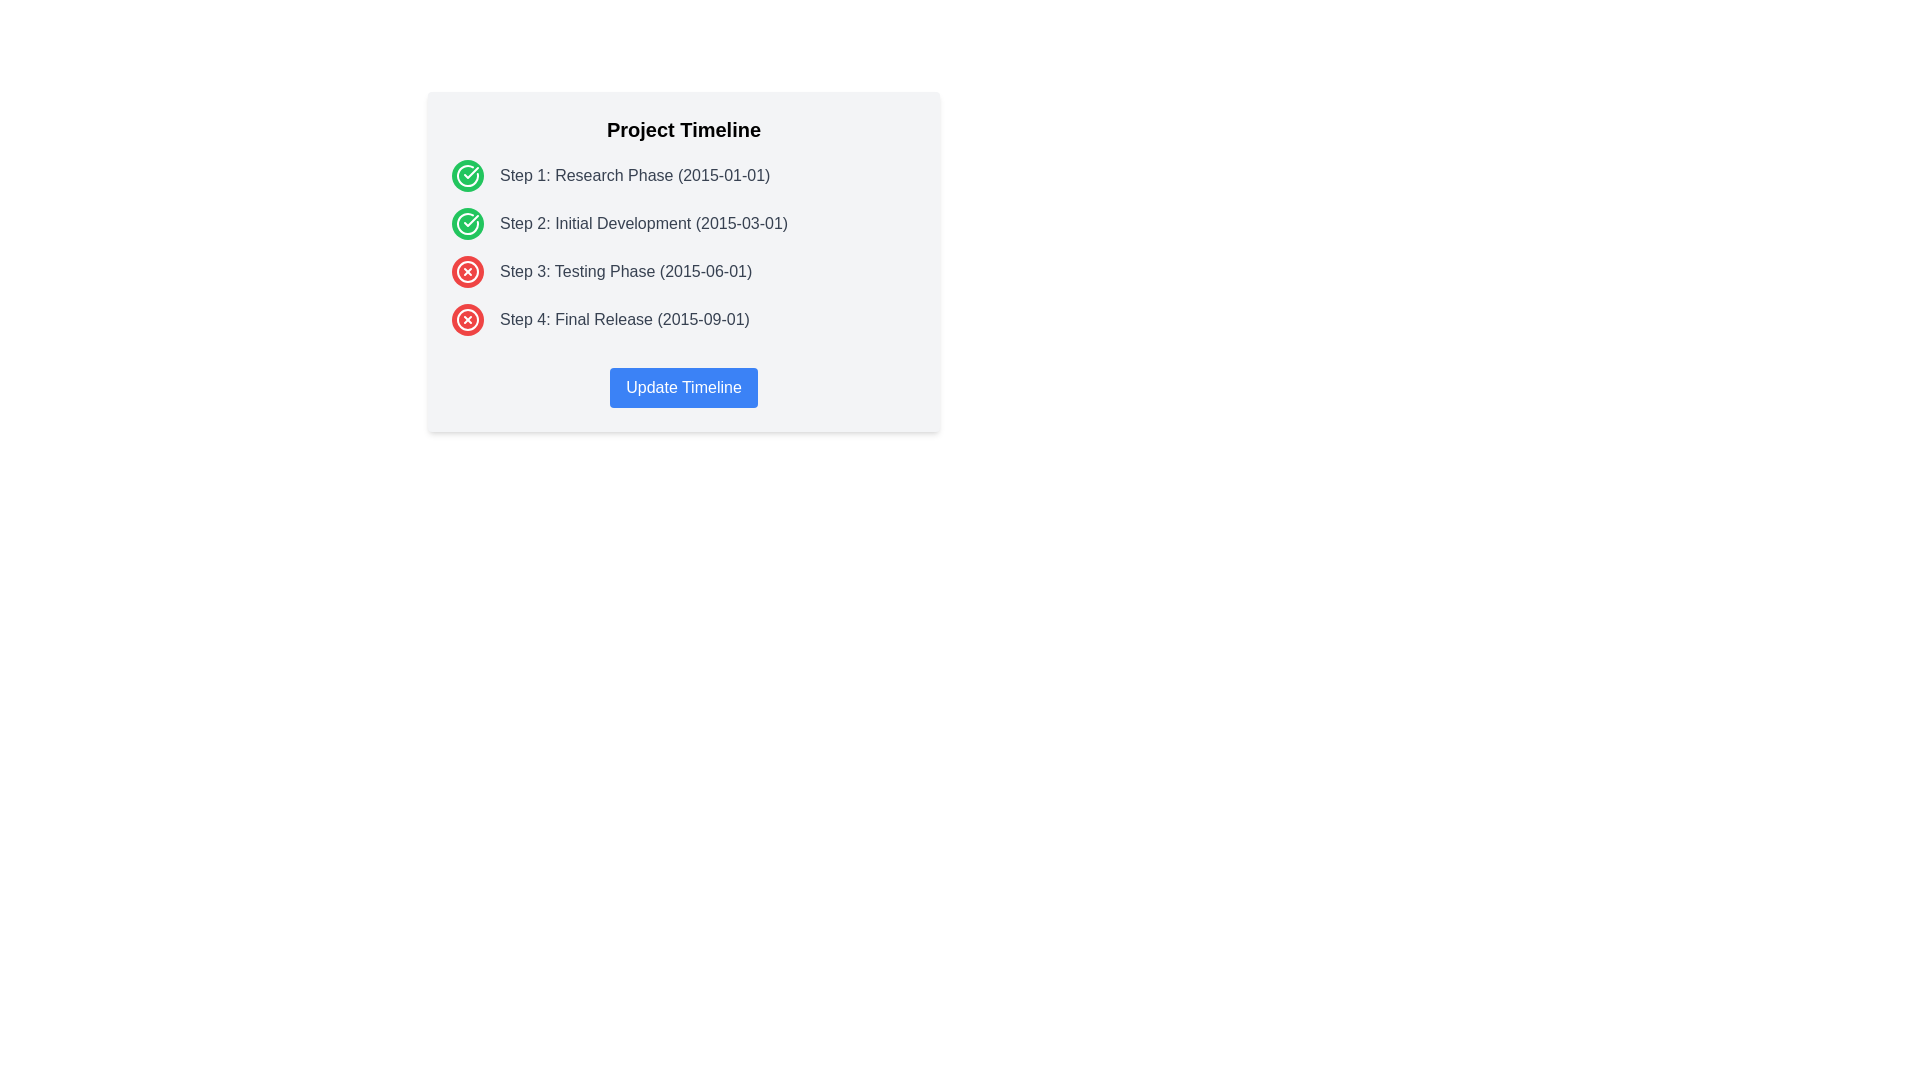 The image size is (1920, 1080). Describe the element at coordinates (466, 272) in the screenshot. I see `the status marker icon indicating a failed or terminated Step 4 in the Project Timeline section, which is visually represented by a red circular background to the left of the step's description` at that location.